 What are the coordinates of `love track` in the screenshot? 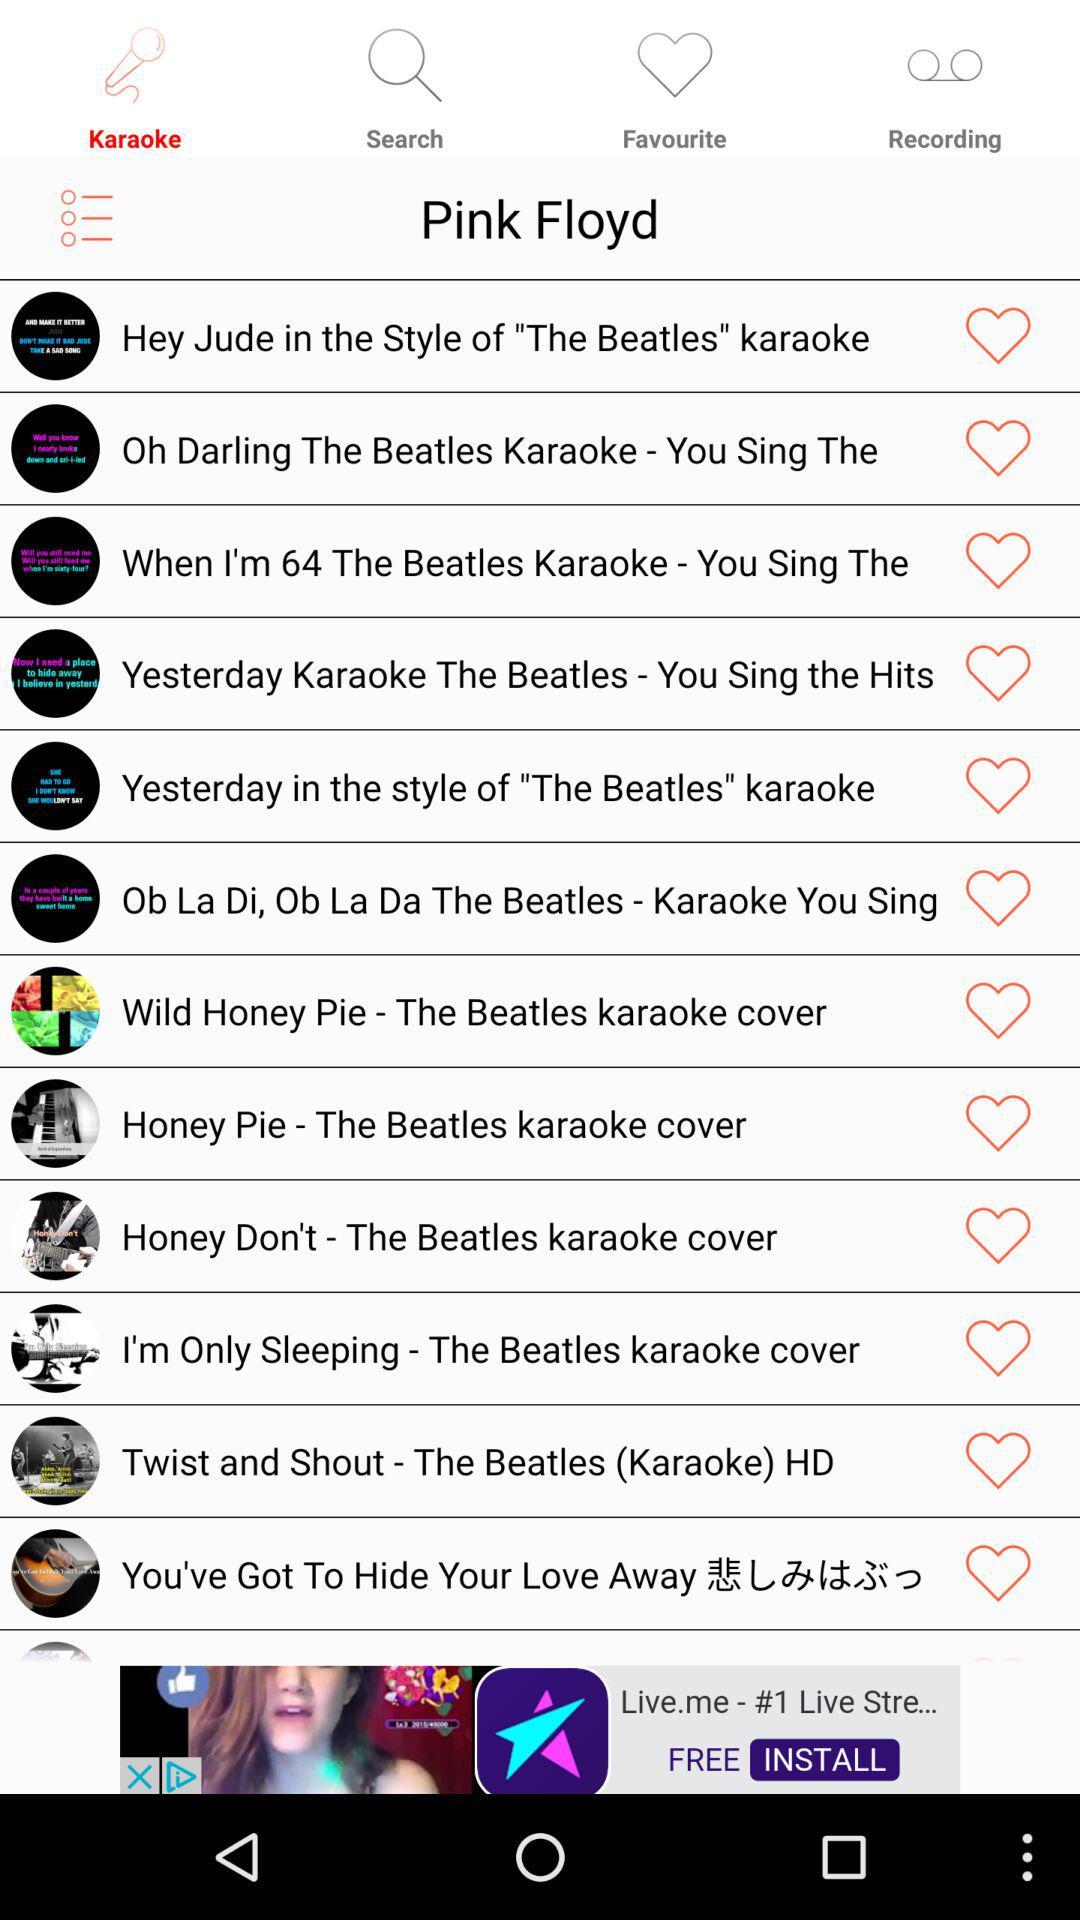 It's located at (998, 1572).